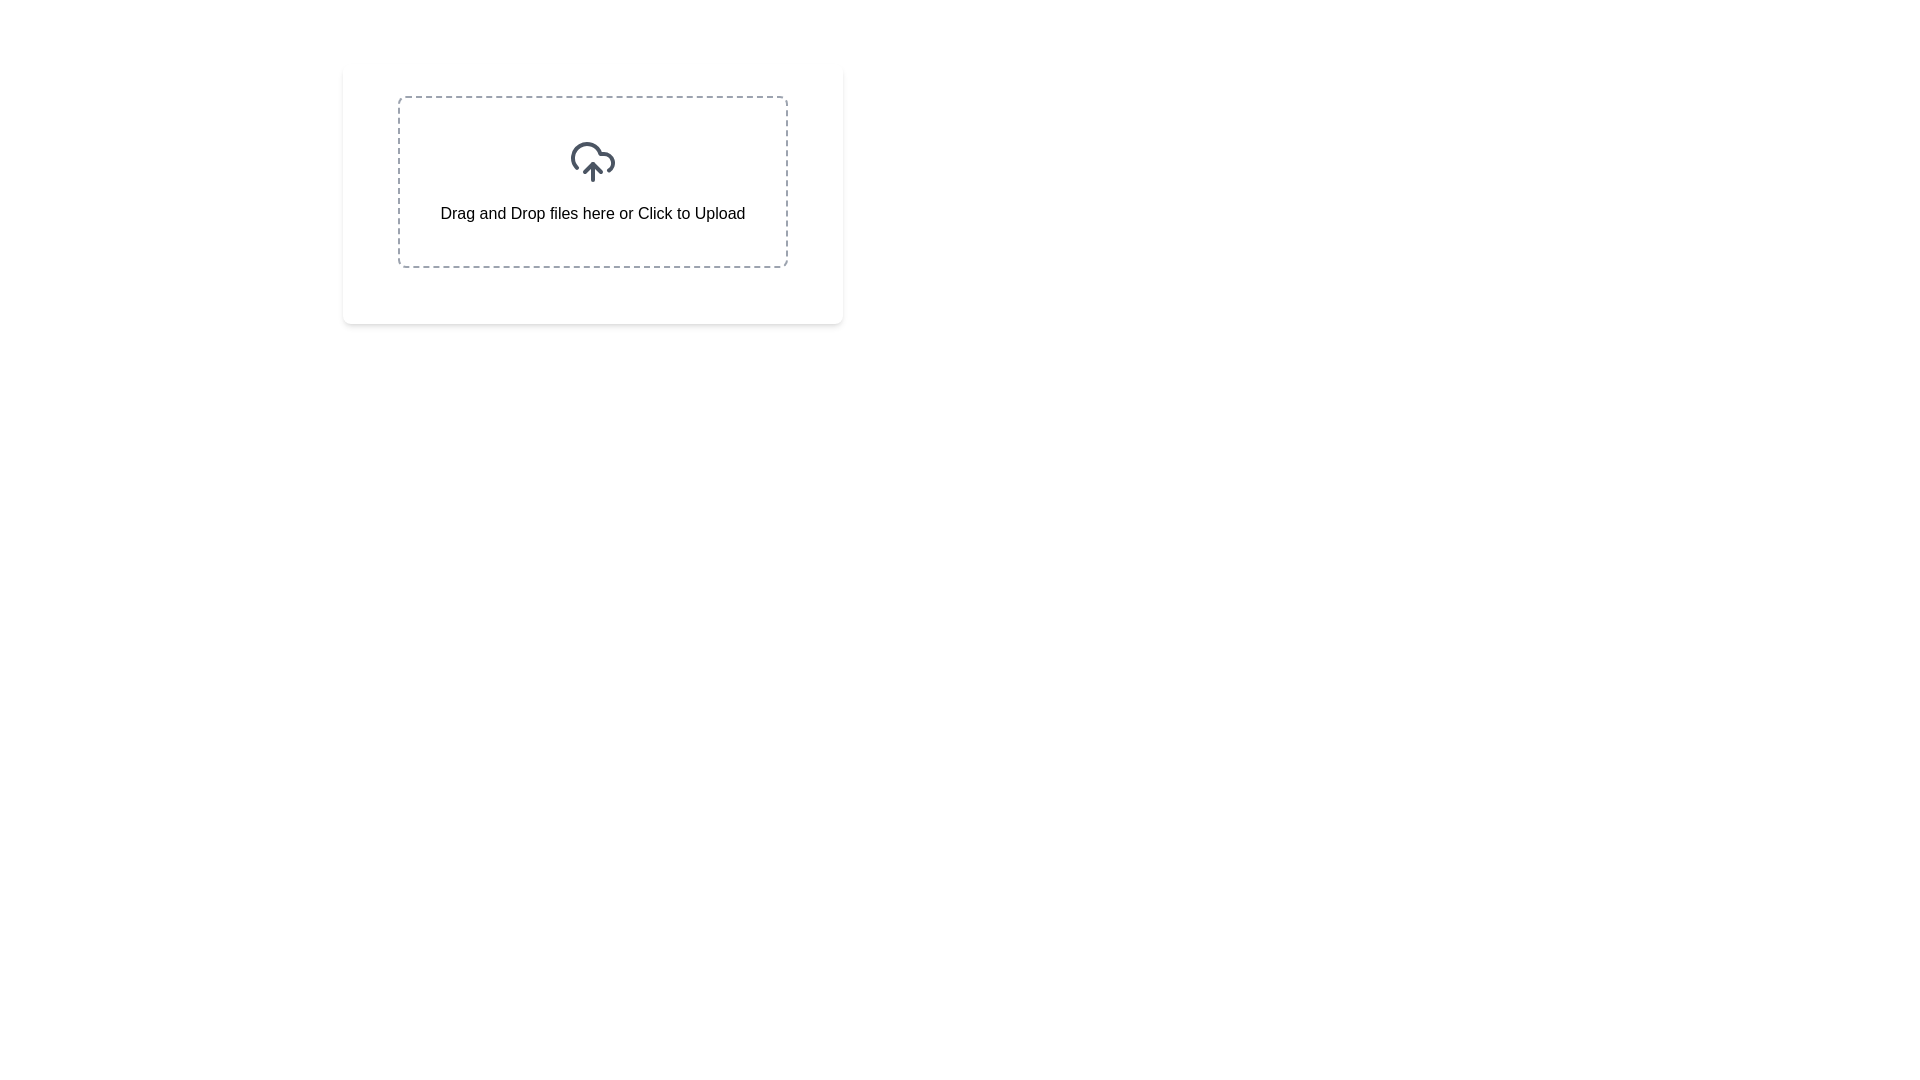 This screenshot has height=1080, width=1920. I want to click on the small, upward-pointing arrow within the cloud upload icon, which is styled with a dark fill and is located at the bottom center of the cloud shape, so click(592, 167).